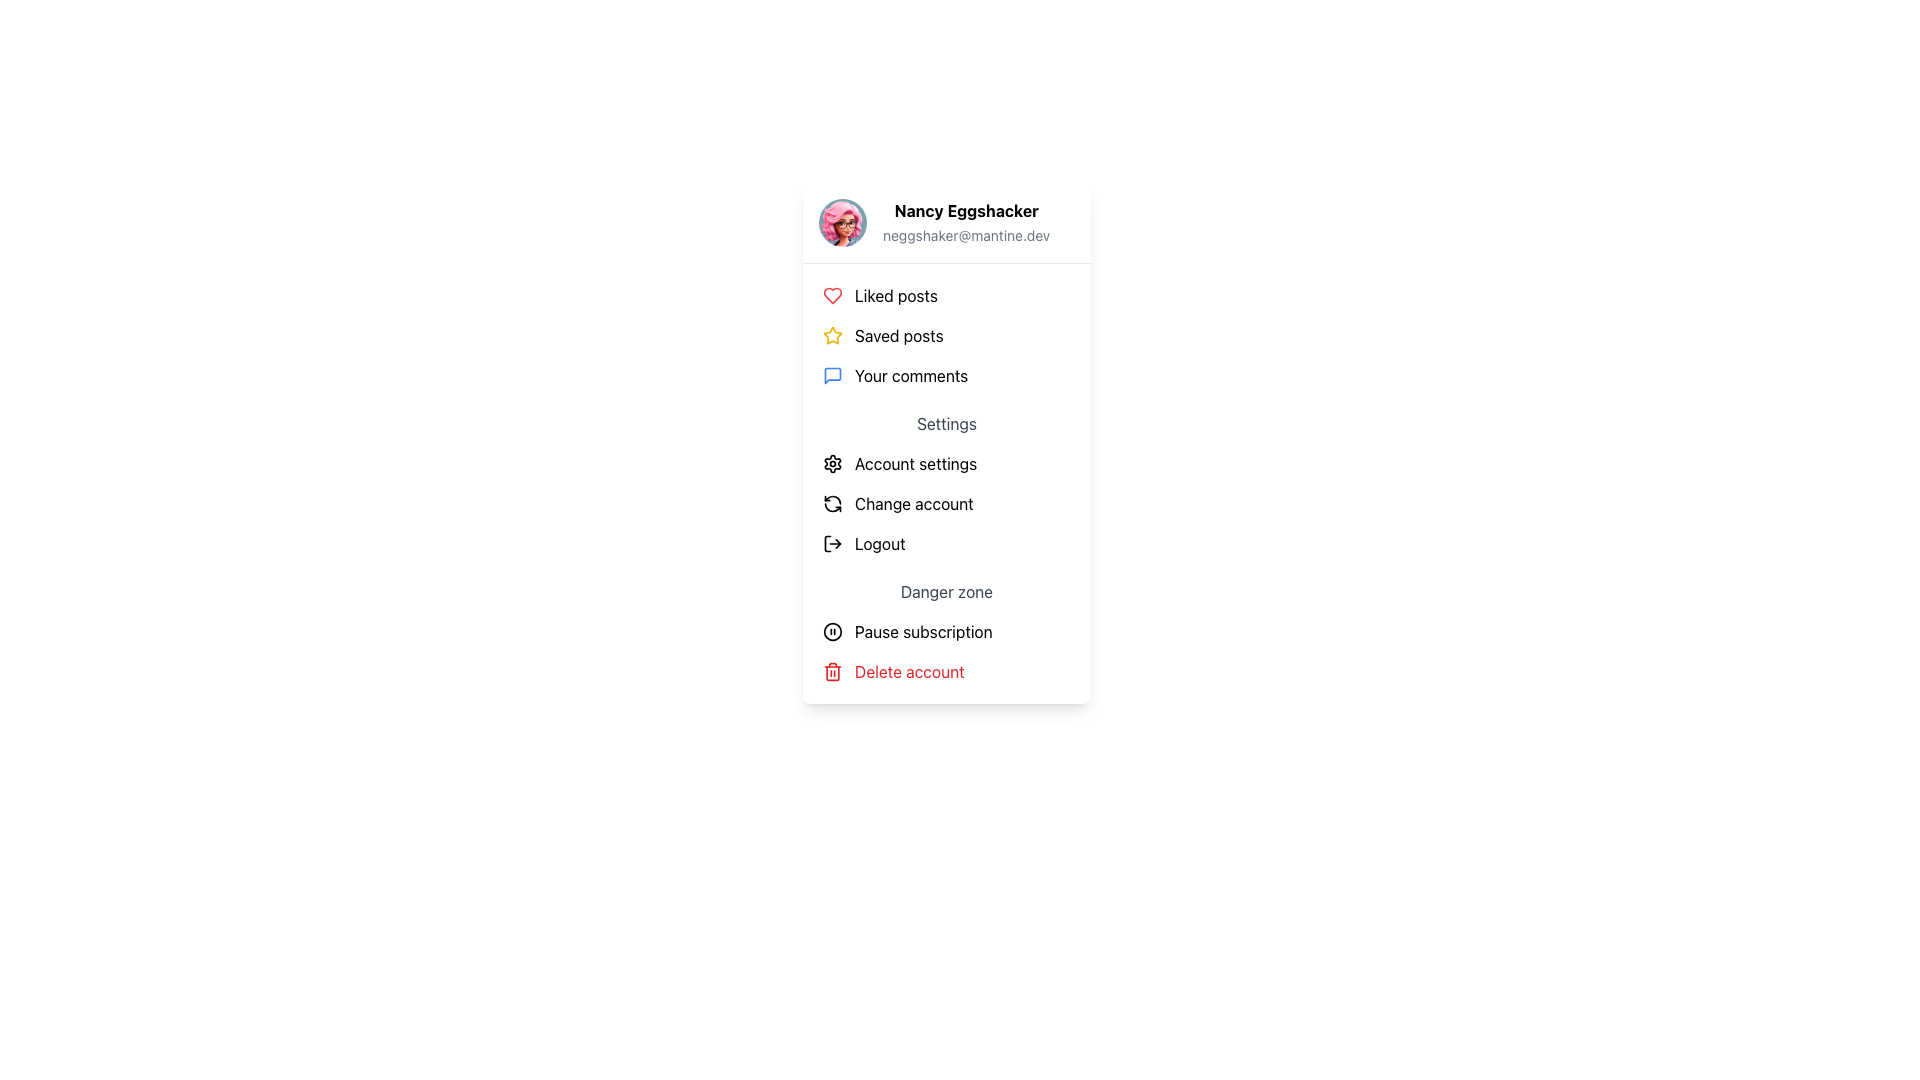  What do you see at coordinates (945, 671) in the screenshot?
I see `the 'Delete account' button, which is the second option in the 'Danger zone' menu, styled with red text and a trashbin icon` at bounding box center [945, 671].